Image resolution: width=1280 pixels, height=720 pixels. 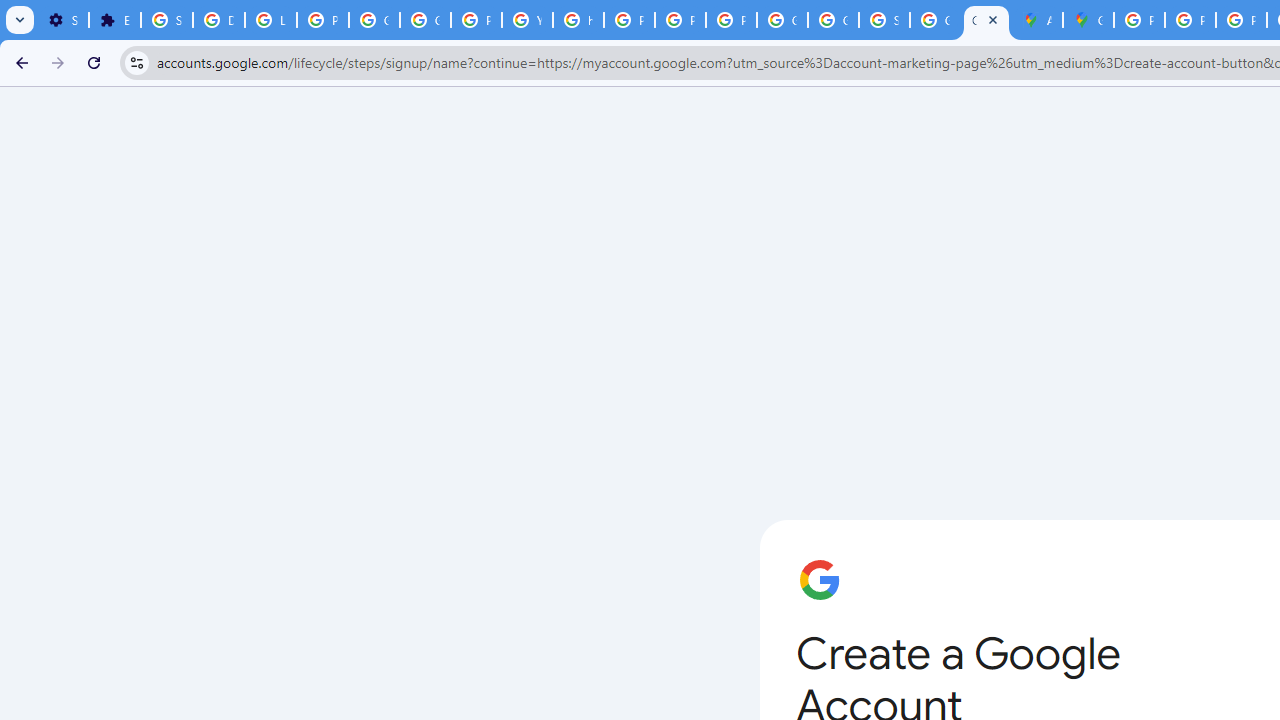 What do you see at coordinates (63, 20) in the screenshot?
I see `'Settings - On startup'` at bounding box center [63, 20].